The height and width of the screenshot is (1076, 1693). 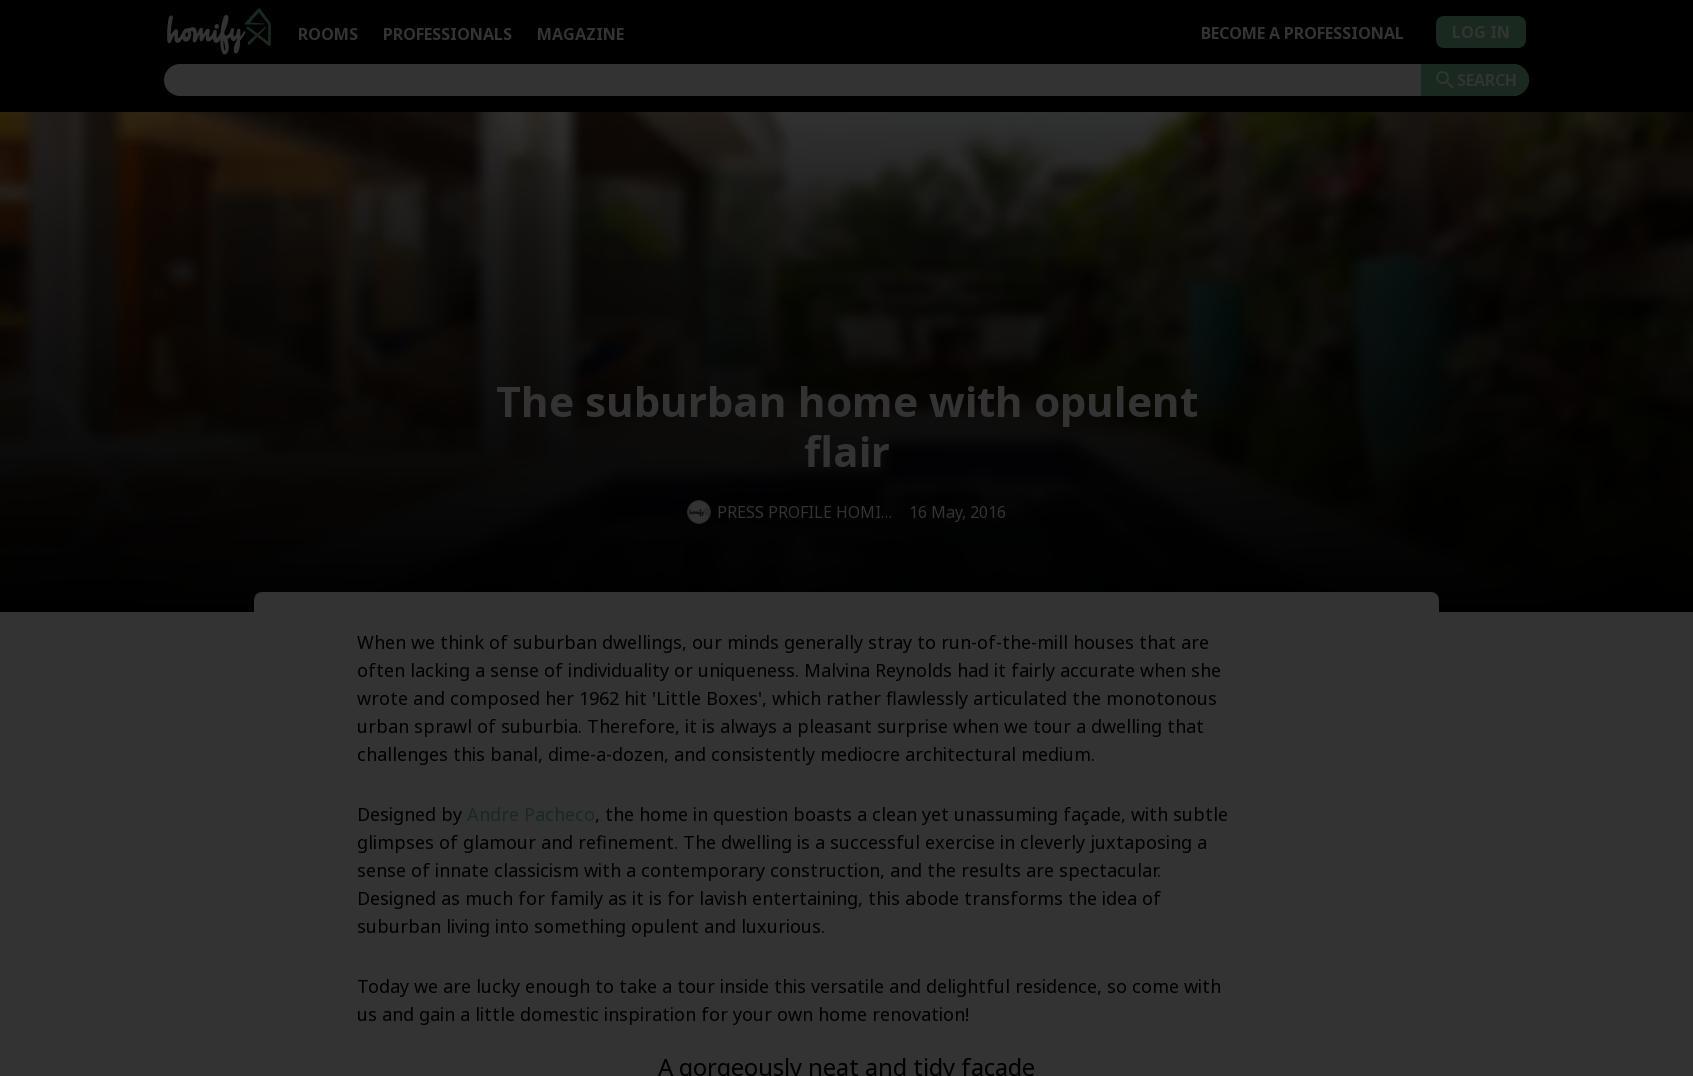 I want to click on 'Andre Pacheco', so click(x=529, y=812).